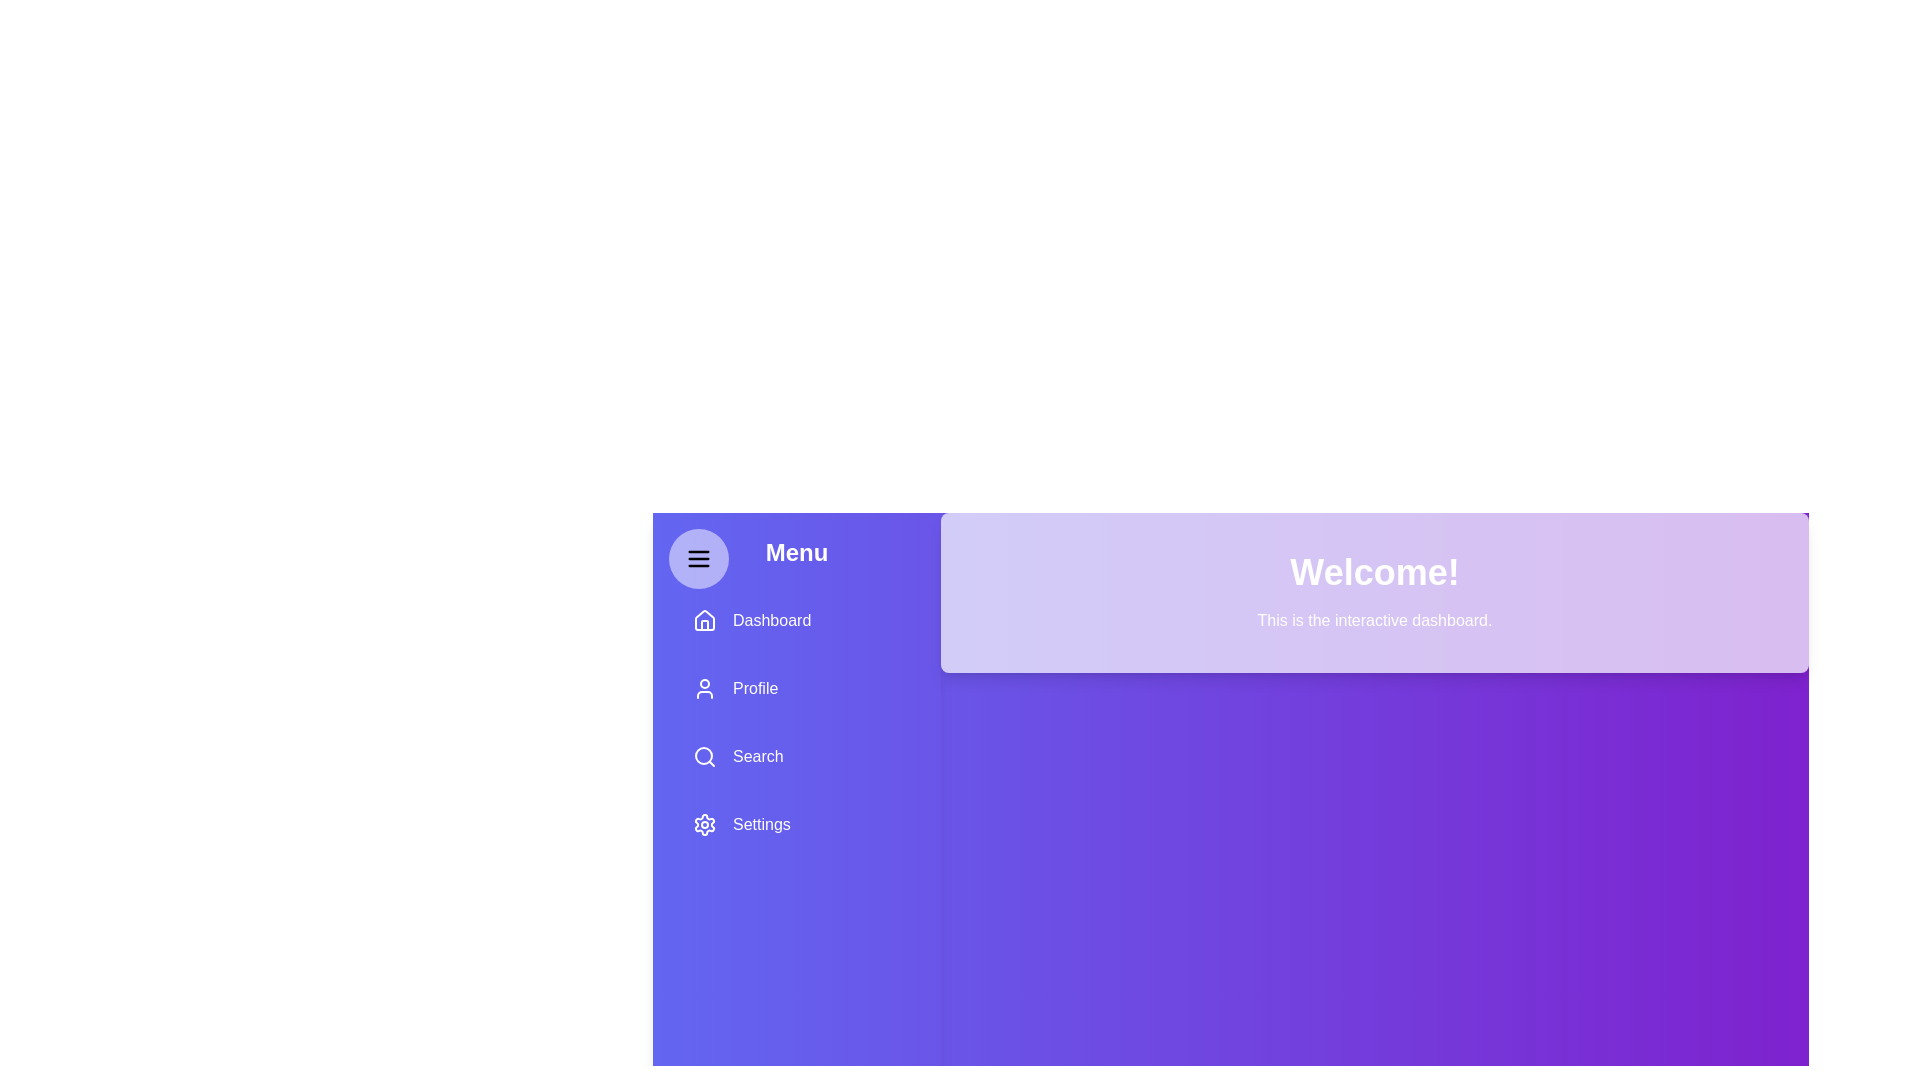 The image size is (1920, 1080). What do you see at coordinates (795, 825) in the screenshot?
I see `the menu option Settings by clicking on it` at bounding box center [795, 825].